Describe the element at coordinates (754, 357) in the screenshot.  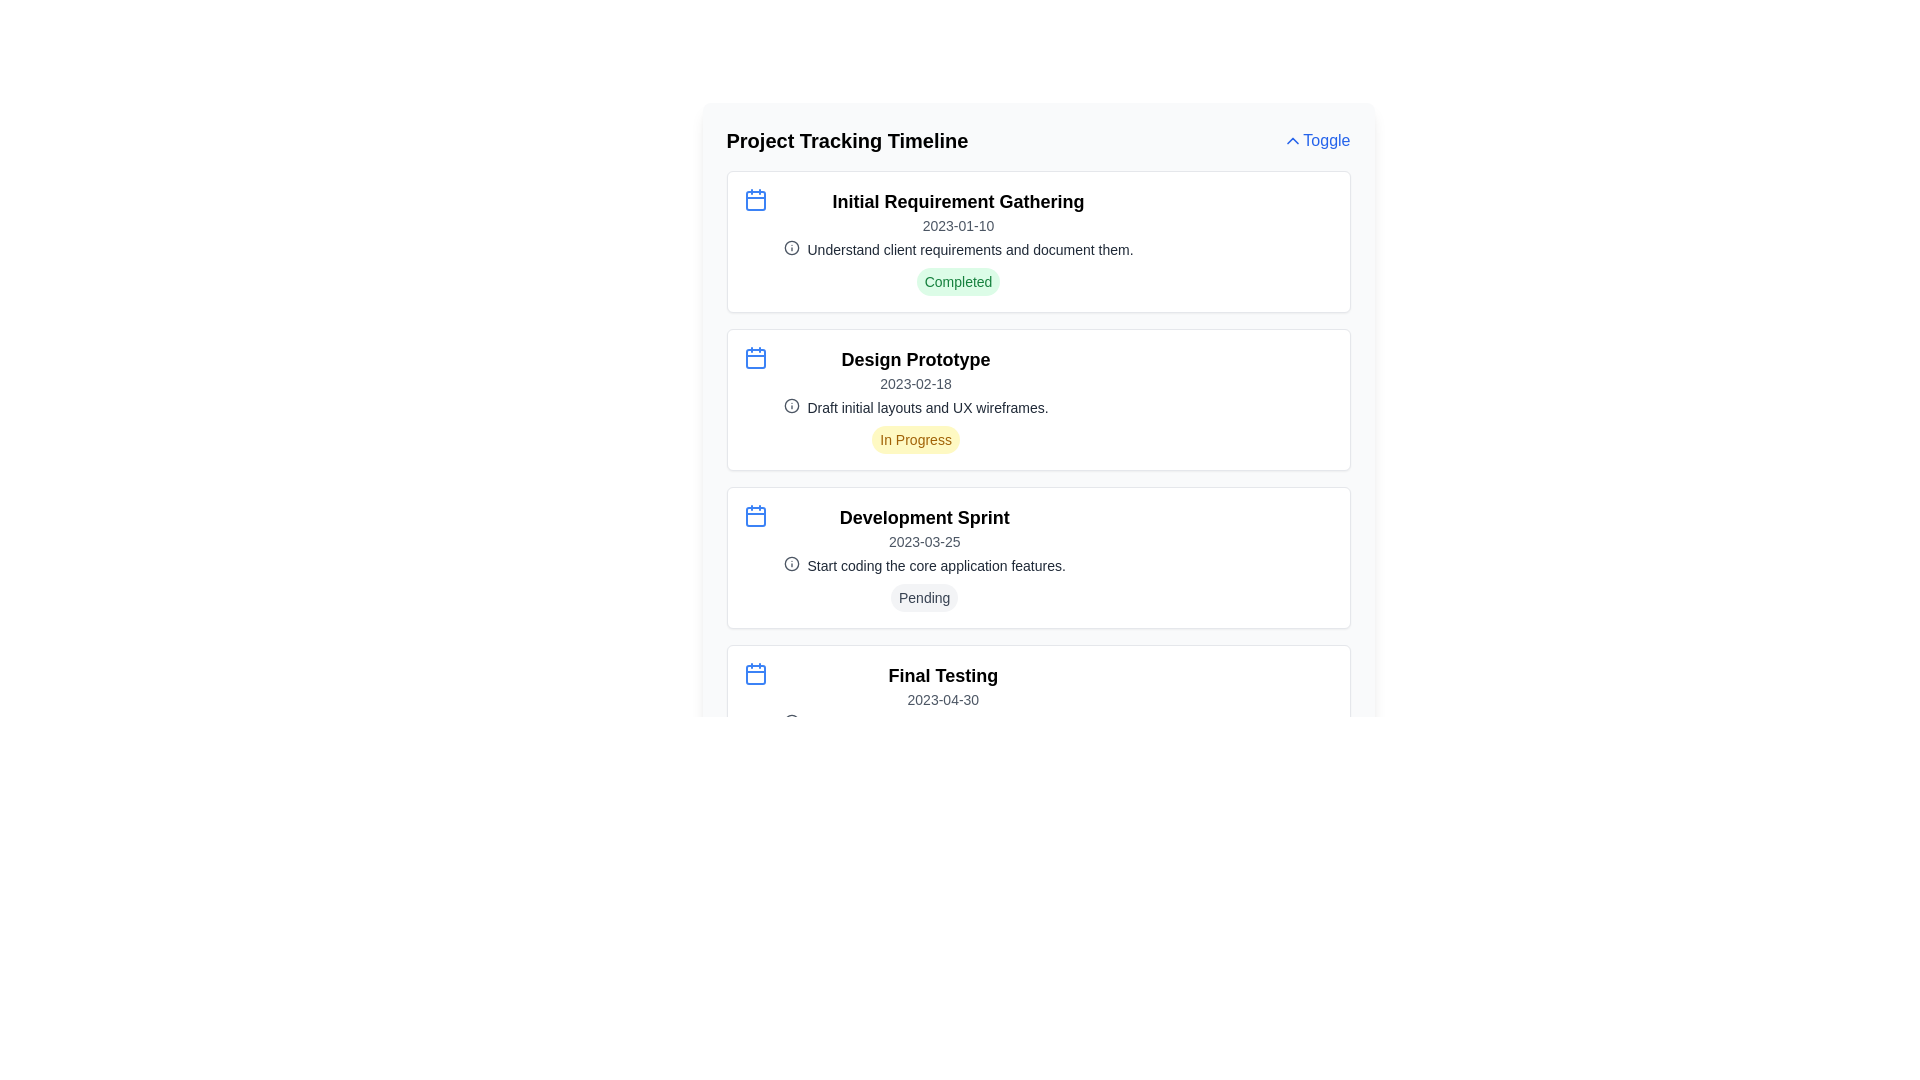
I see `the blue calendar icon located at the top-left corner of the 'Design Prototype' card, which has a distinctive structure resembling a calendar with two vertical marks near the top` at that location.